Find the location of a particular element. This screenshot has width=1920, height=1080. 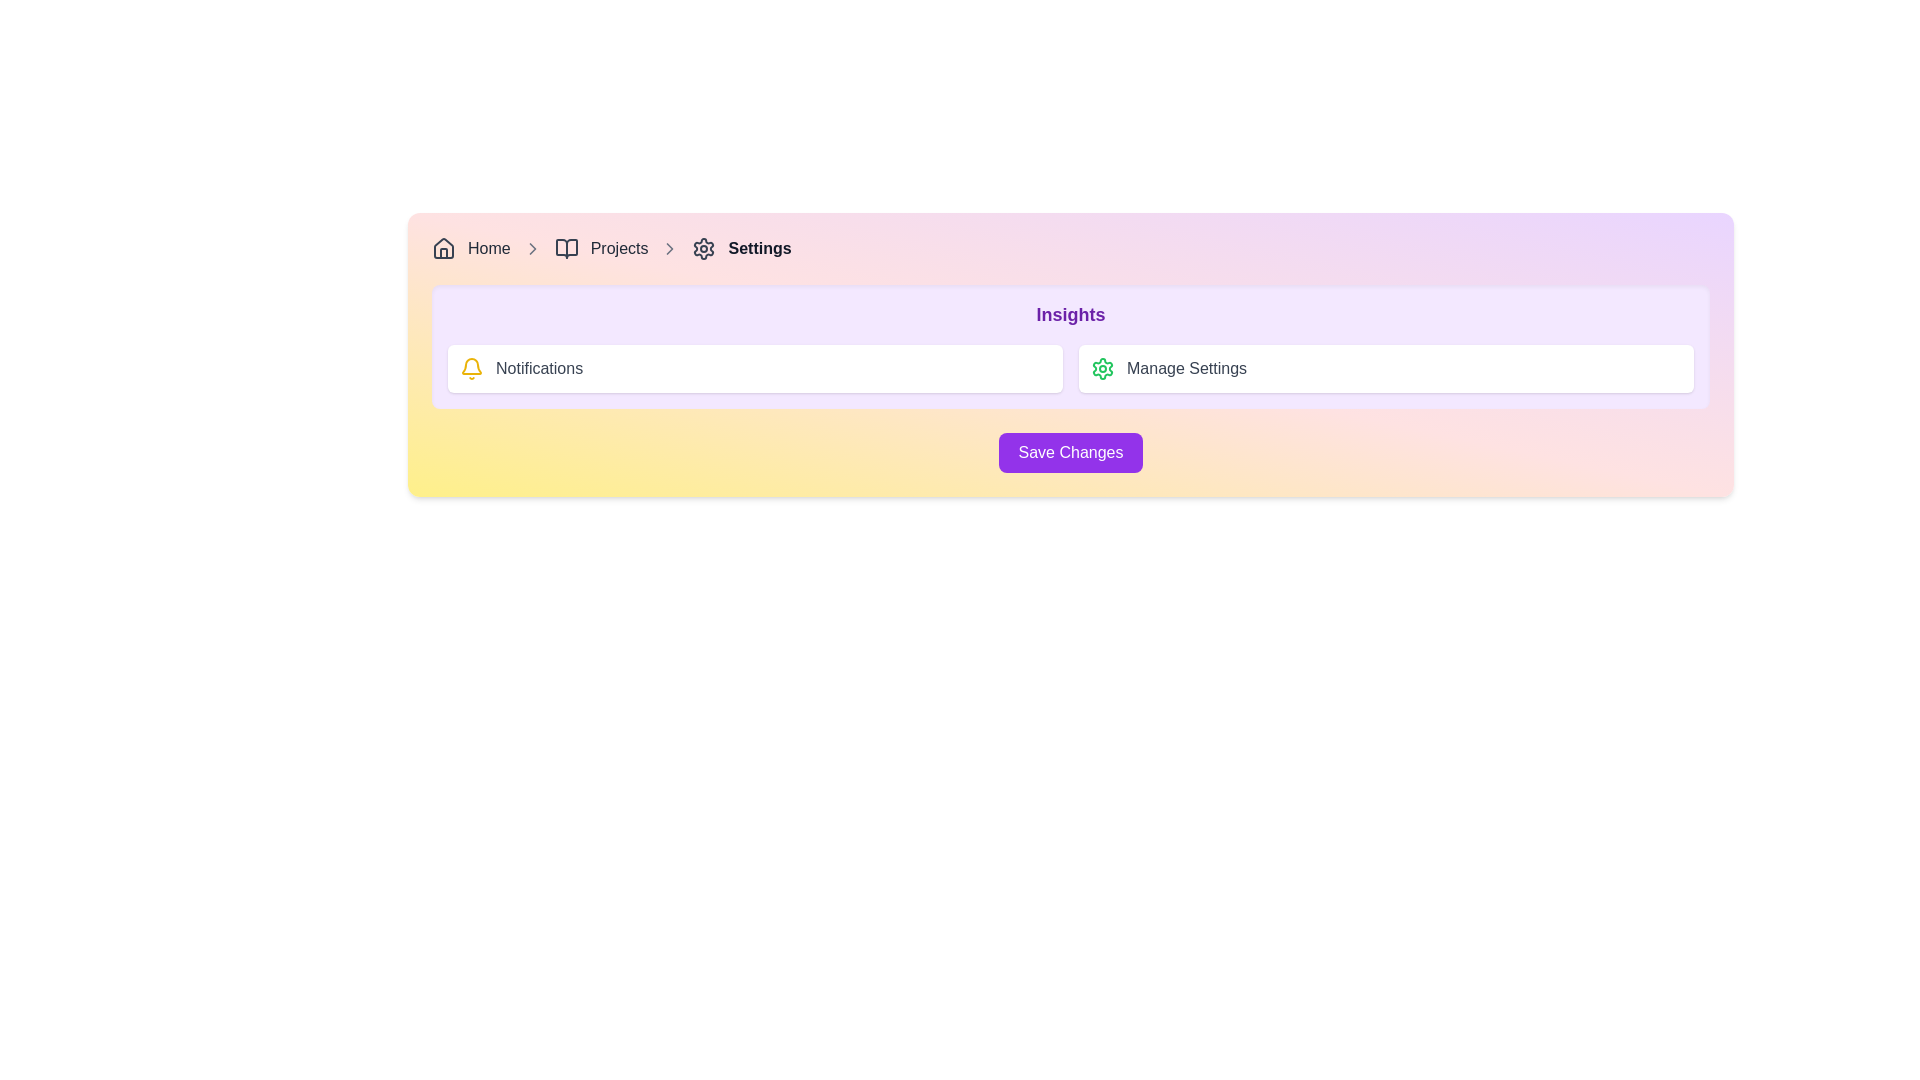

the 'Projects' link in the navigation bar is located at coordinates (618, 248).